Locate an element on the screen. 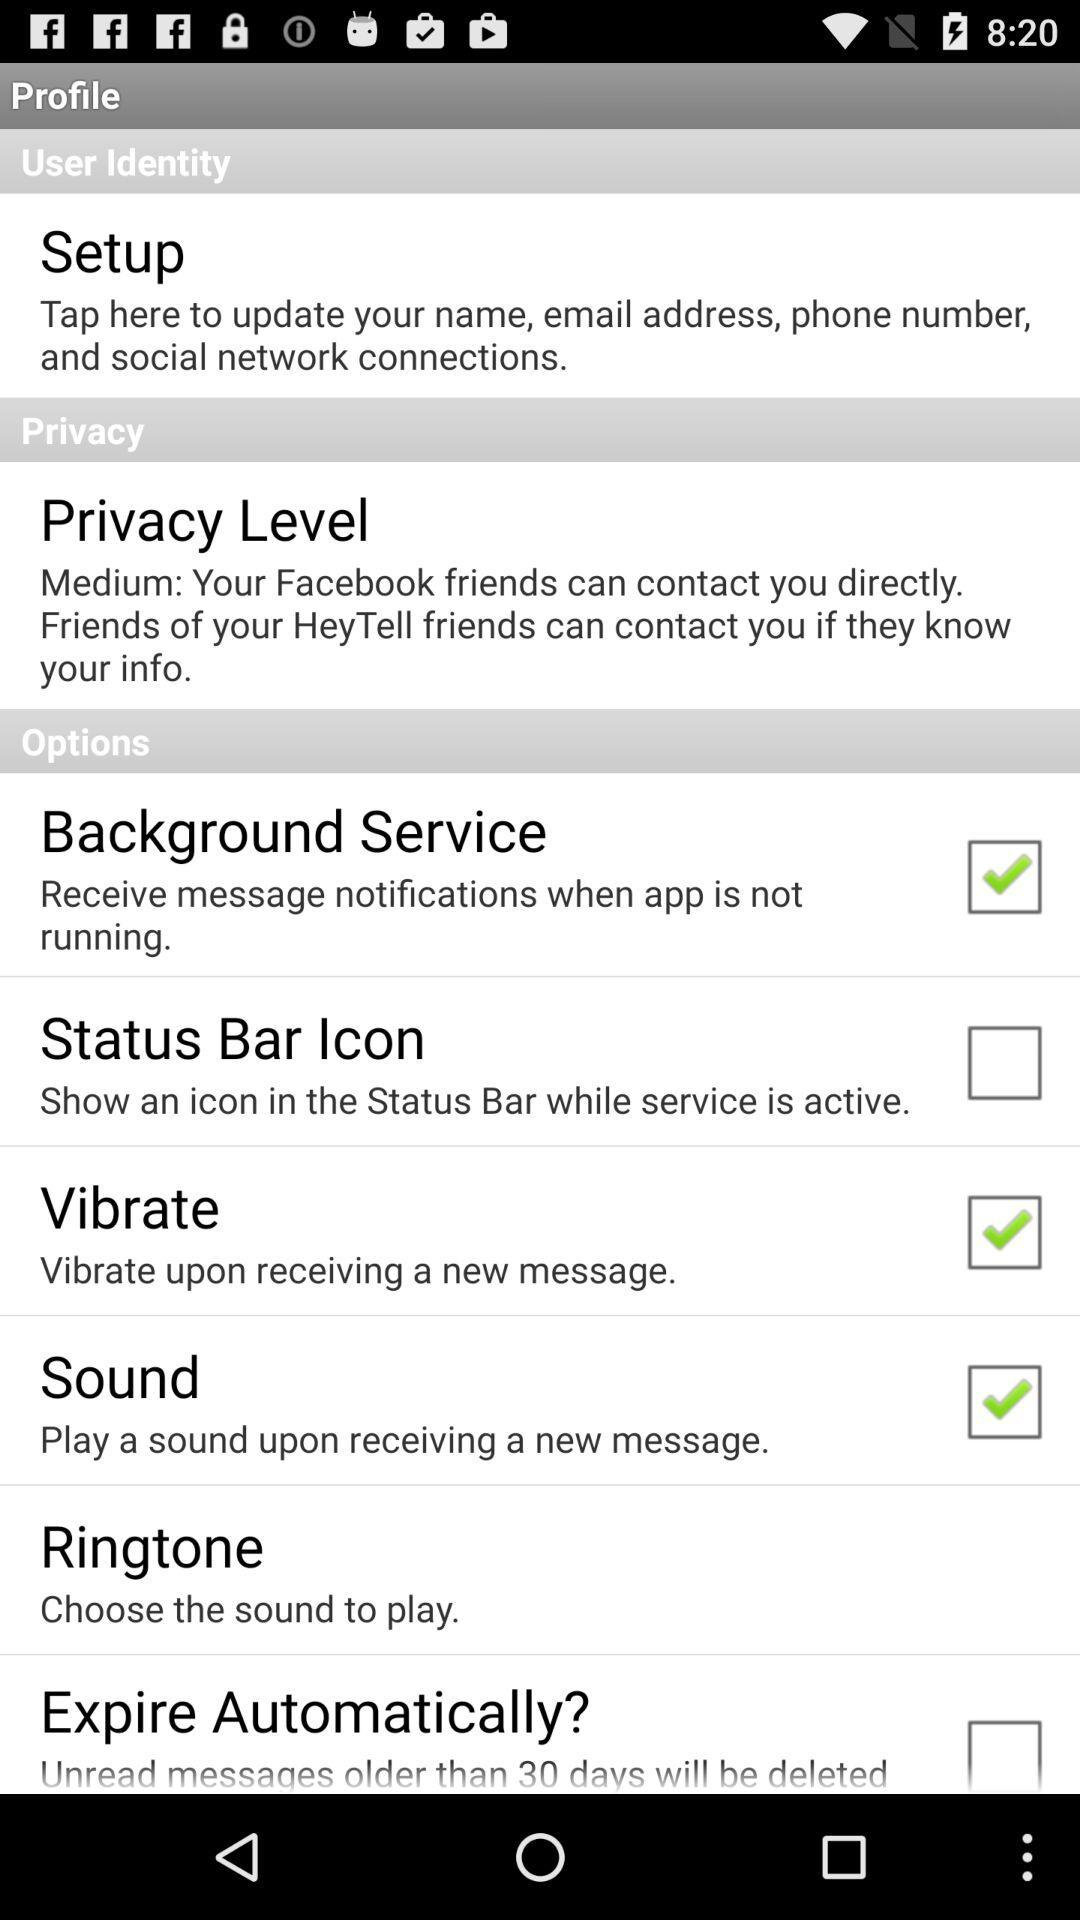 The height and width of the screenshot is (1920, 1080). the check box which is to the immediate right of vibrate is located at coordinates (1003, 1229).